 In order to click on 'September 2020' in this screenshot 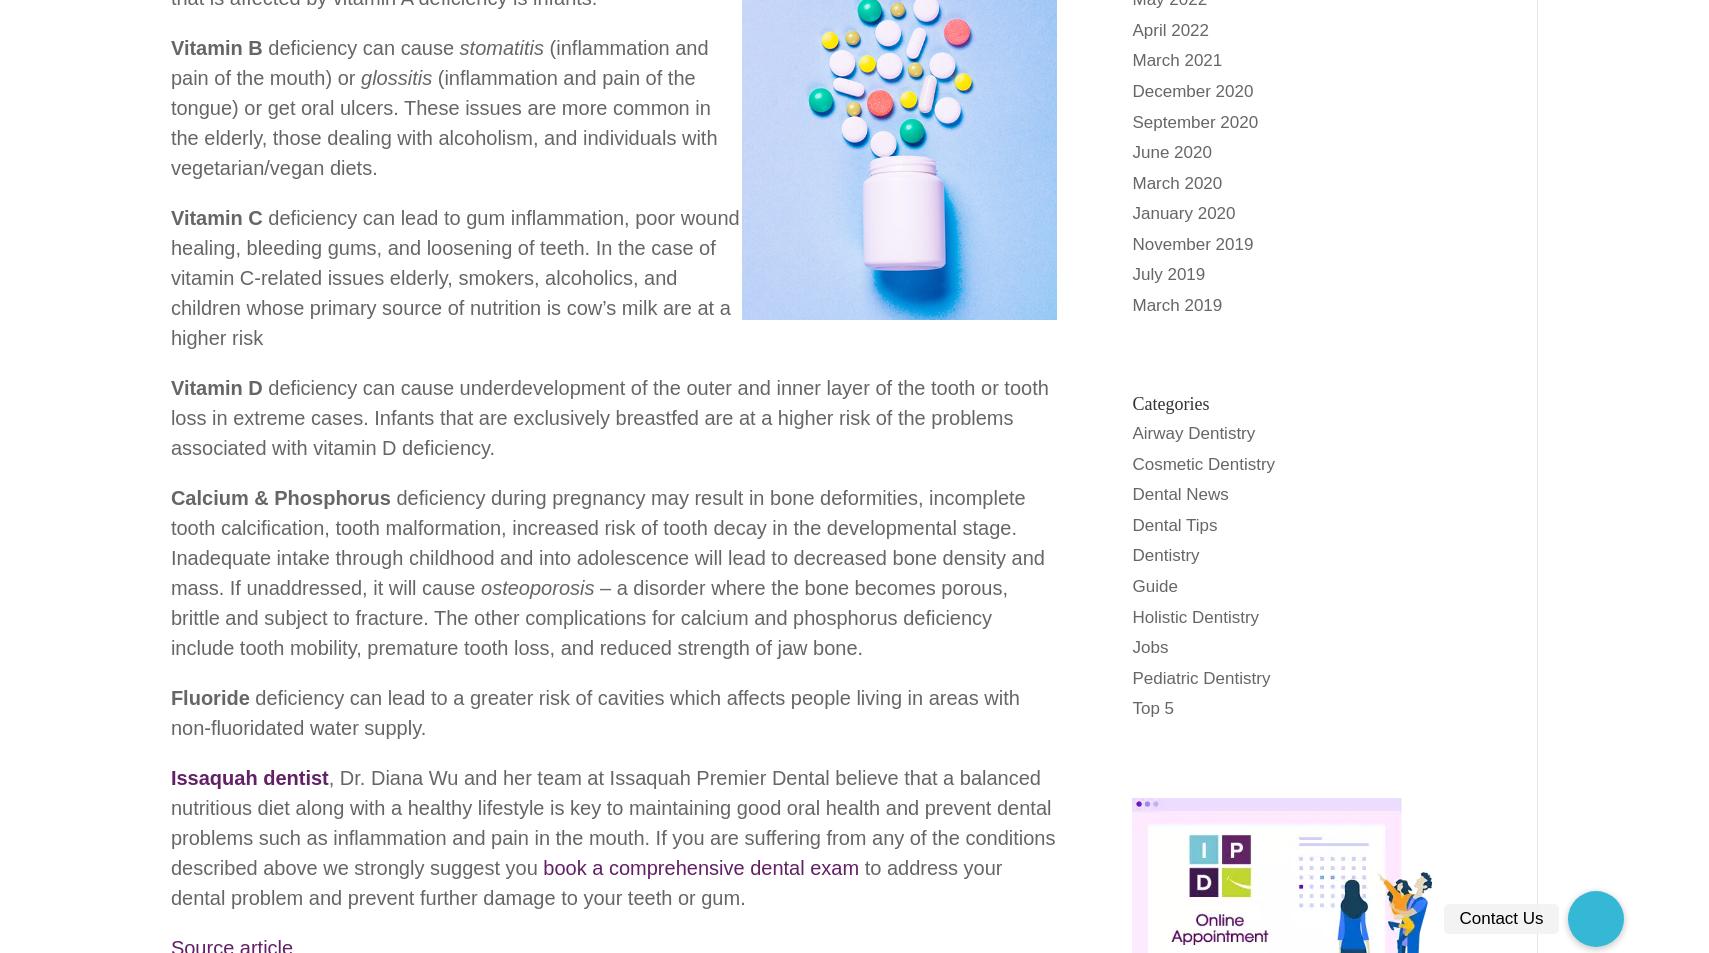, I will do `click(1194, 120)`.